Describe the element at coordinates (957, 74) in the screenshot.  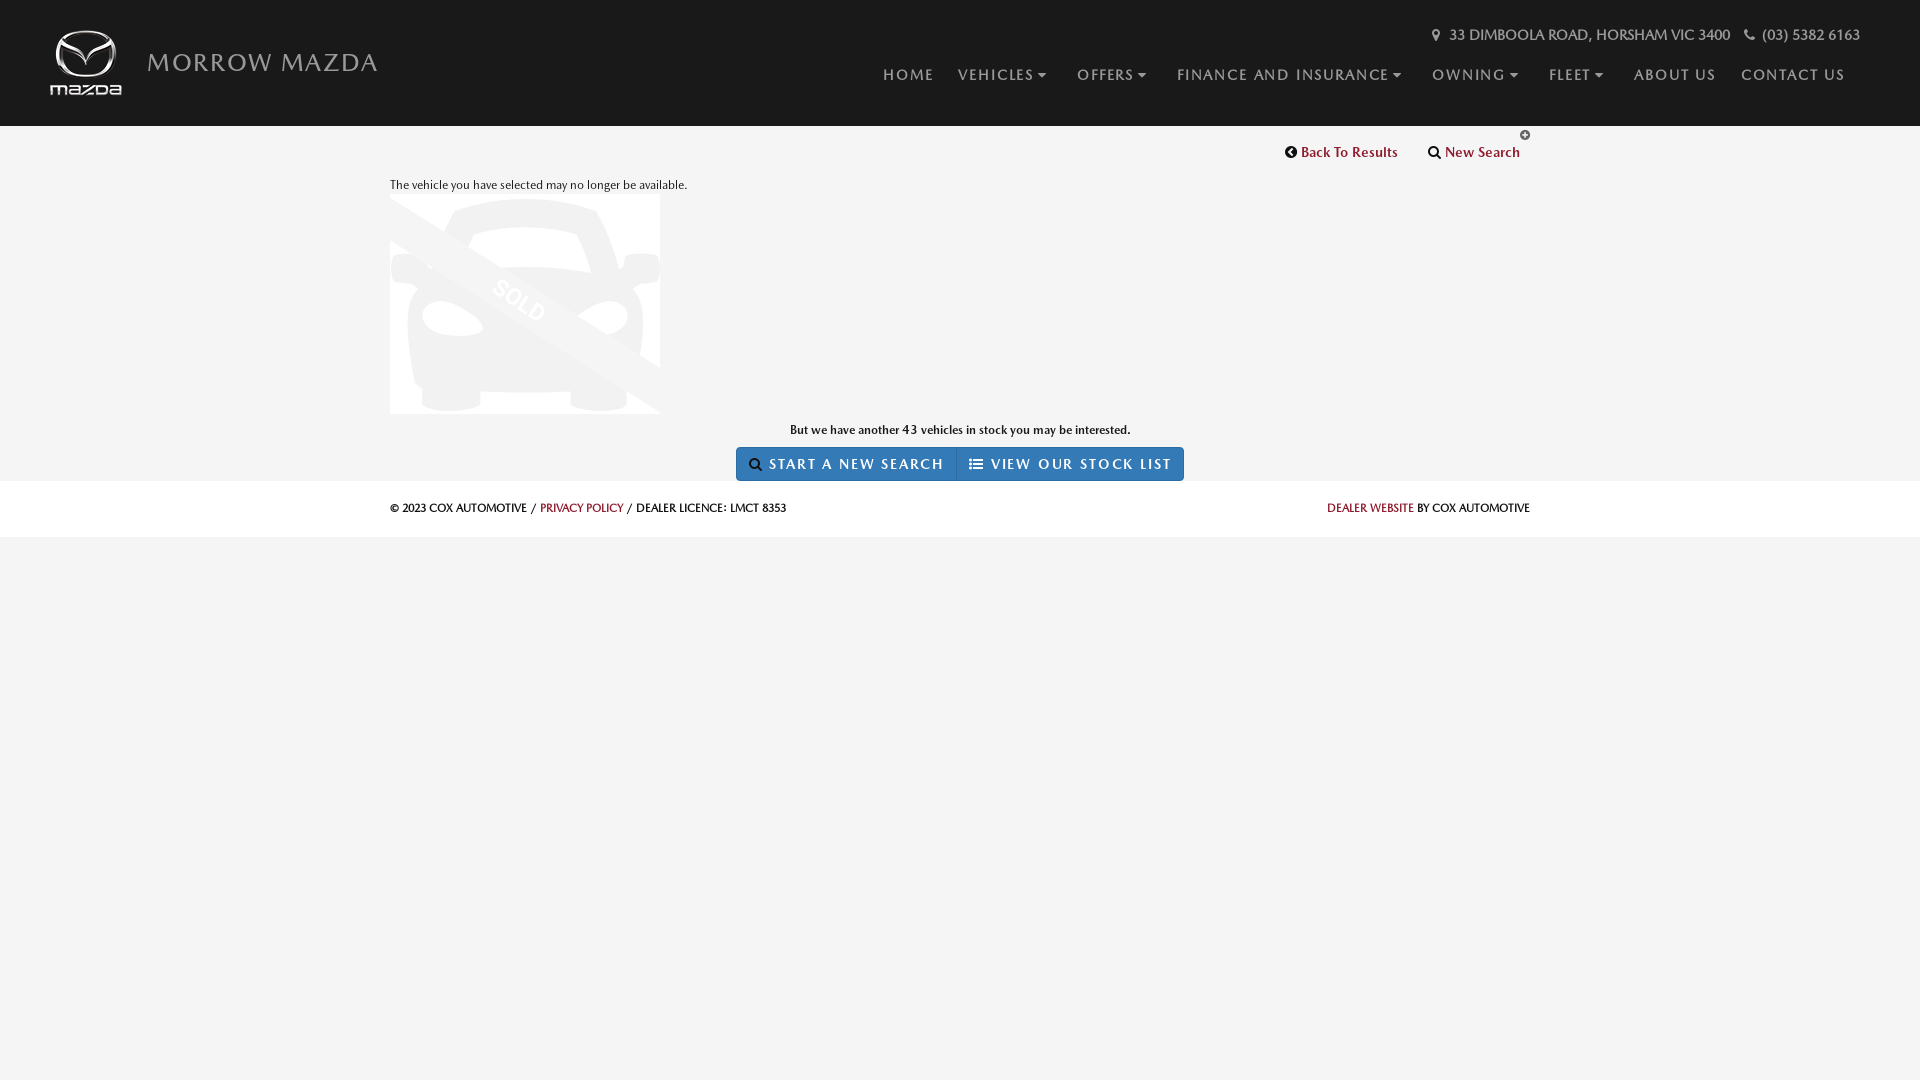
I see `'VEHICLES'` at that location.